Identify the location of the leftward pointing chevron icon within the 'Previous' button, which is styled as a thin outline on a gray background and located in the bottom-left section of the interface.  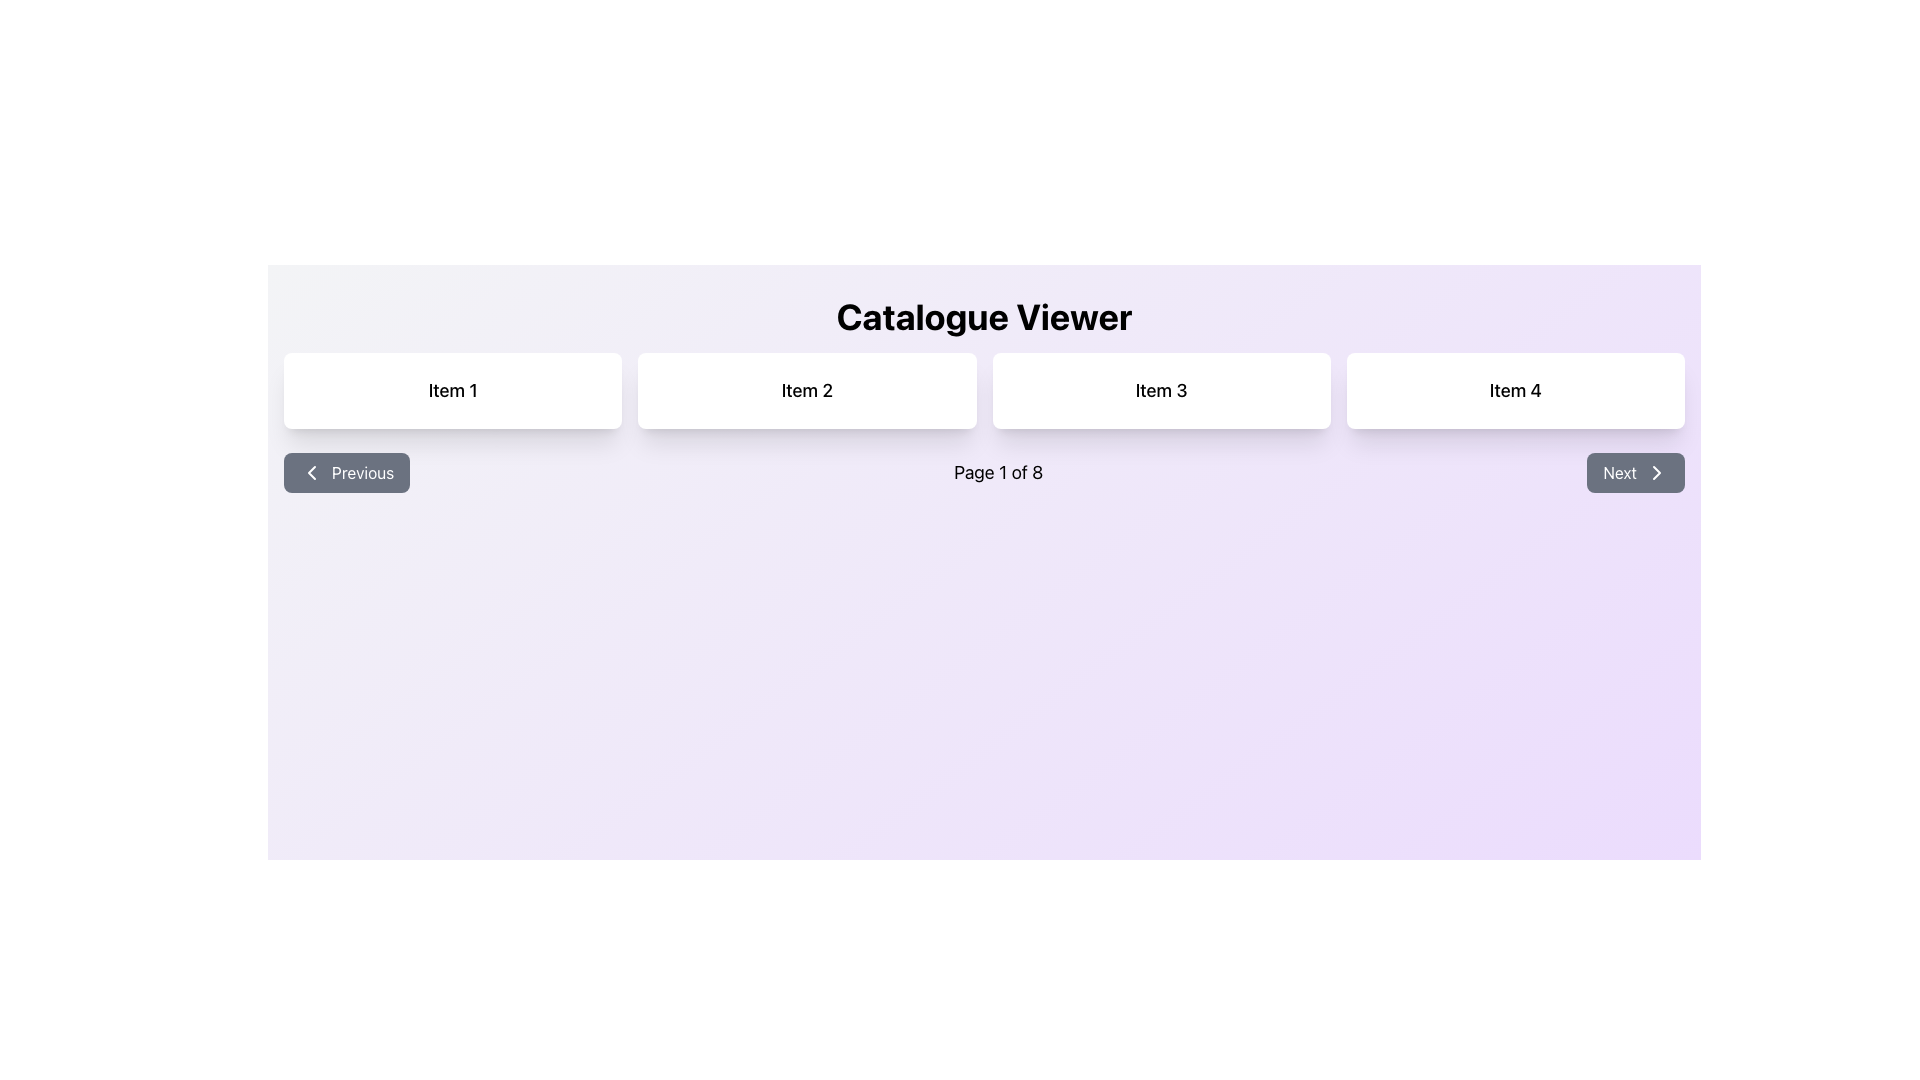
(311, 473).